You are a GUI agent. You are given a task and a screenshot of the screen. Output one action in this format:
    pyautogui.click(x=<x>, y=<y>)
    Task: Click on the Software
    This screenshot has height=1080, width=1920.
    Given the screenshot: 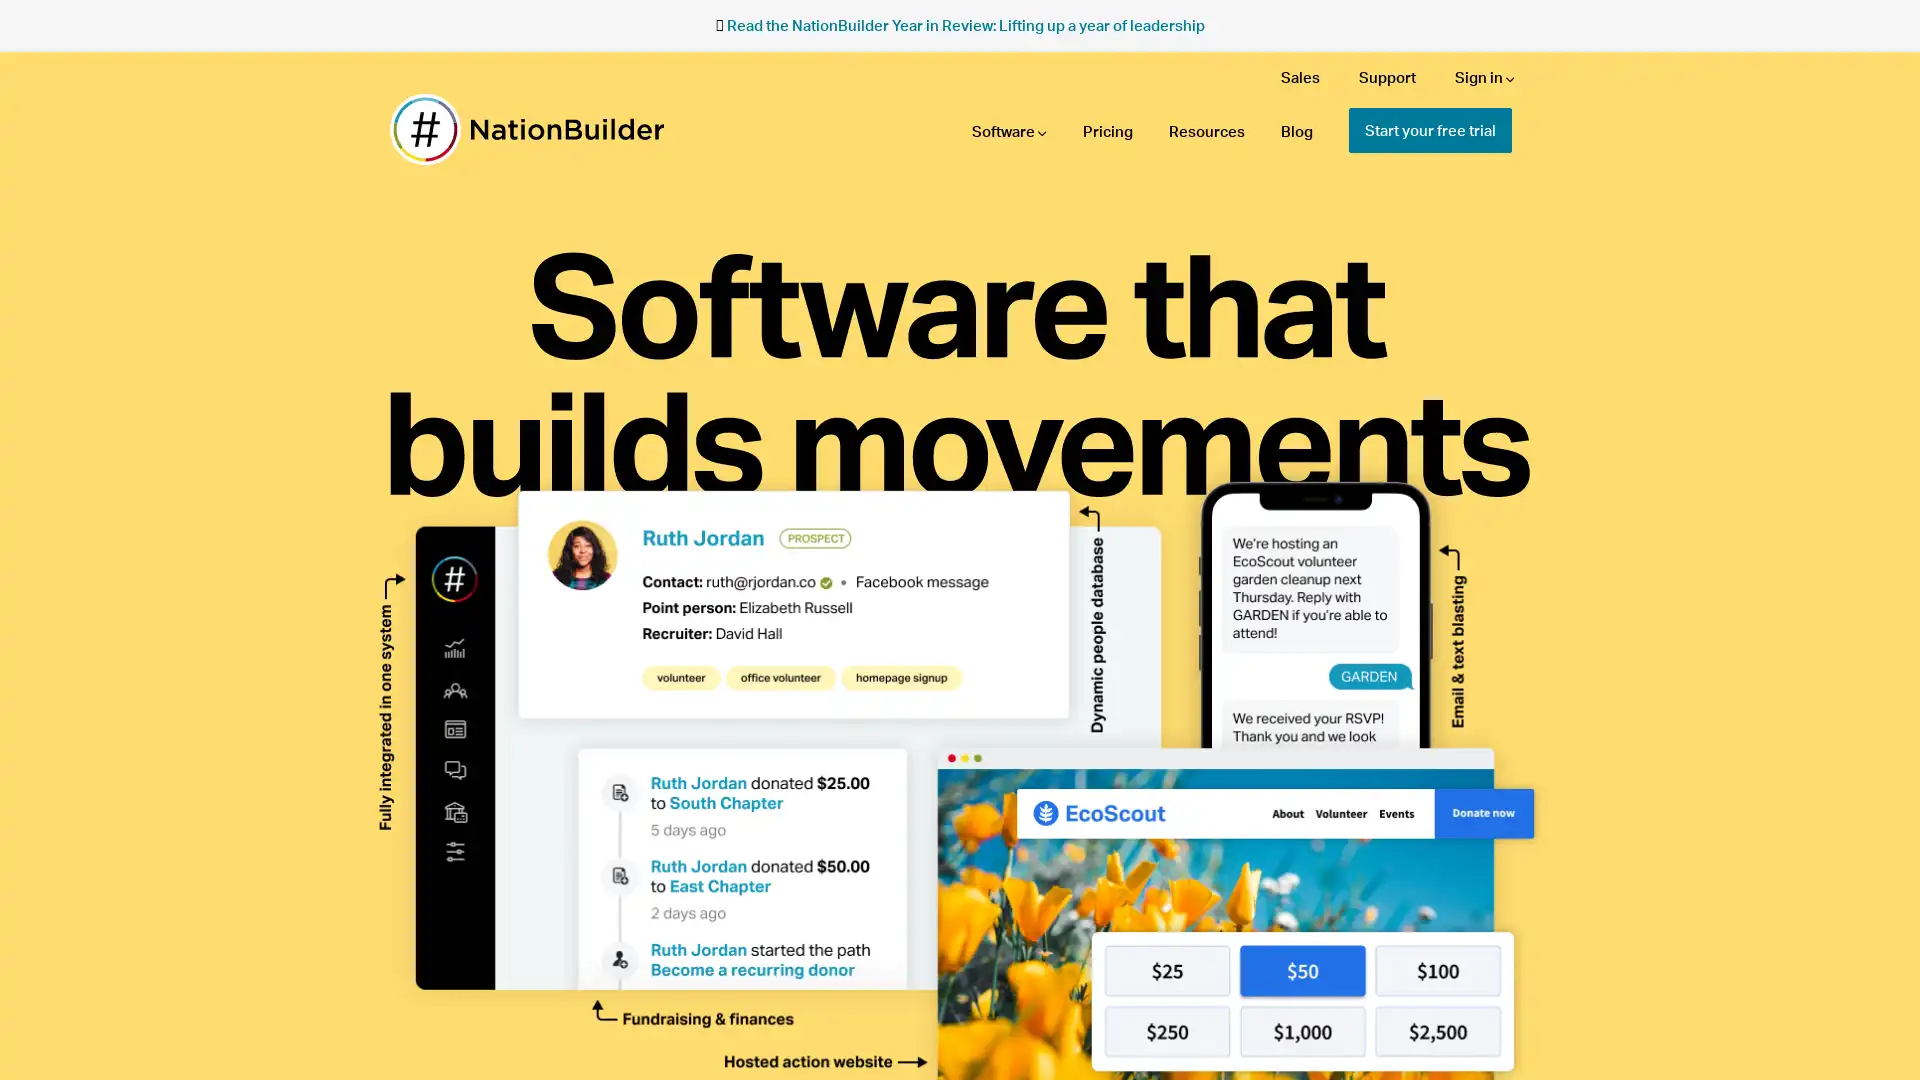 What is the action you would take?
    pyautogui.click(x=1009, y=131)
    